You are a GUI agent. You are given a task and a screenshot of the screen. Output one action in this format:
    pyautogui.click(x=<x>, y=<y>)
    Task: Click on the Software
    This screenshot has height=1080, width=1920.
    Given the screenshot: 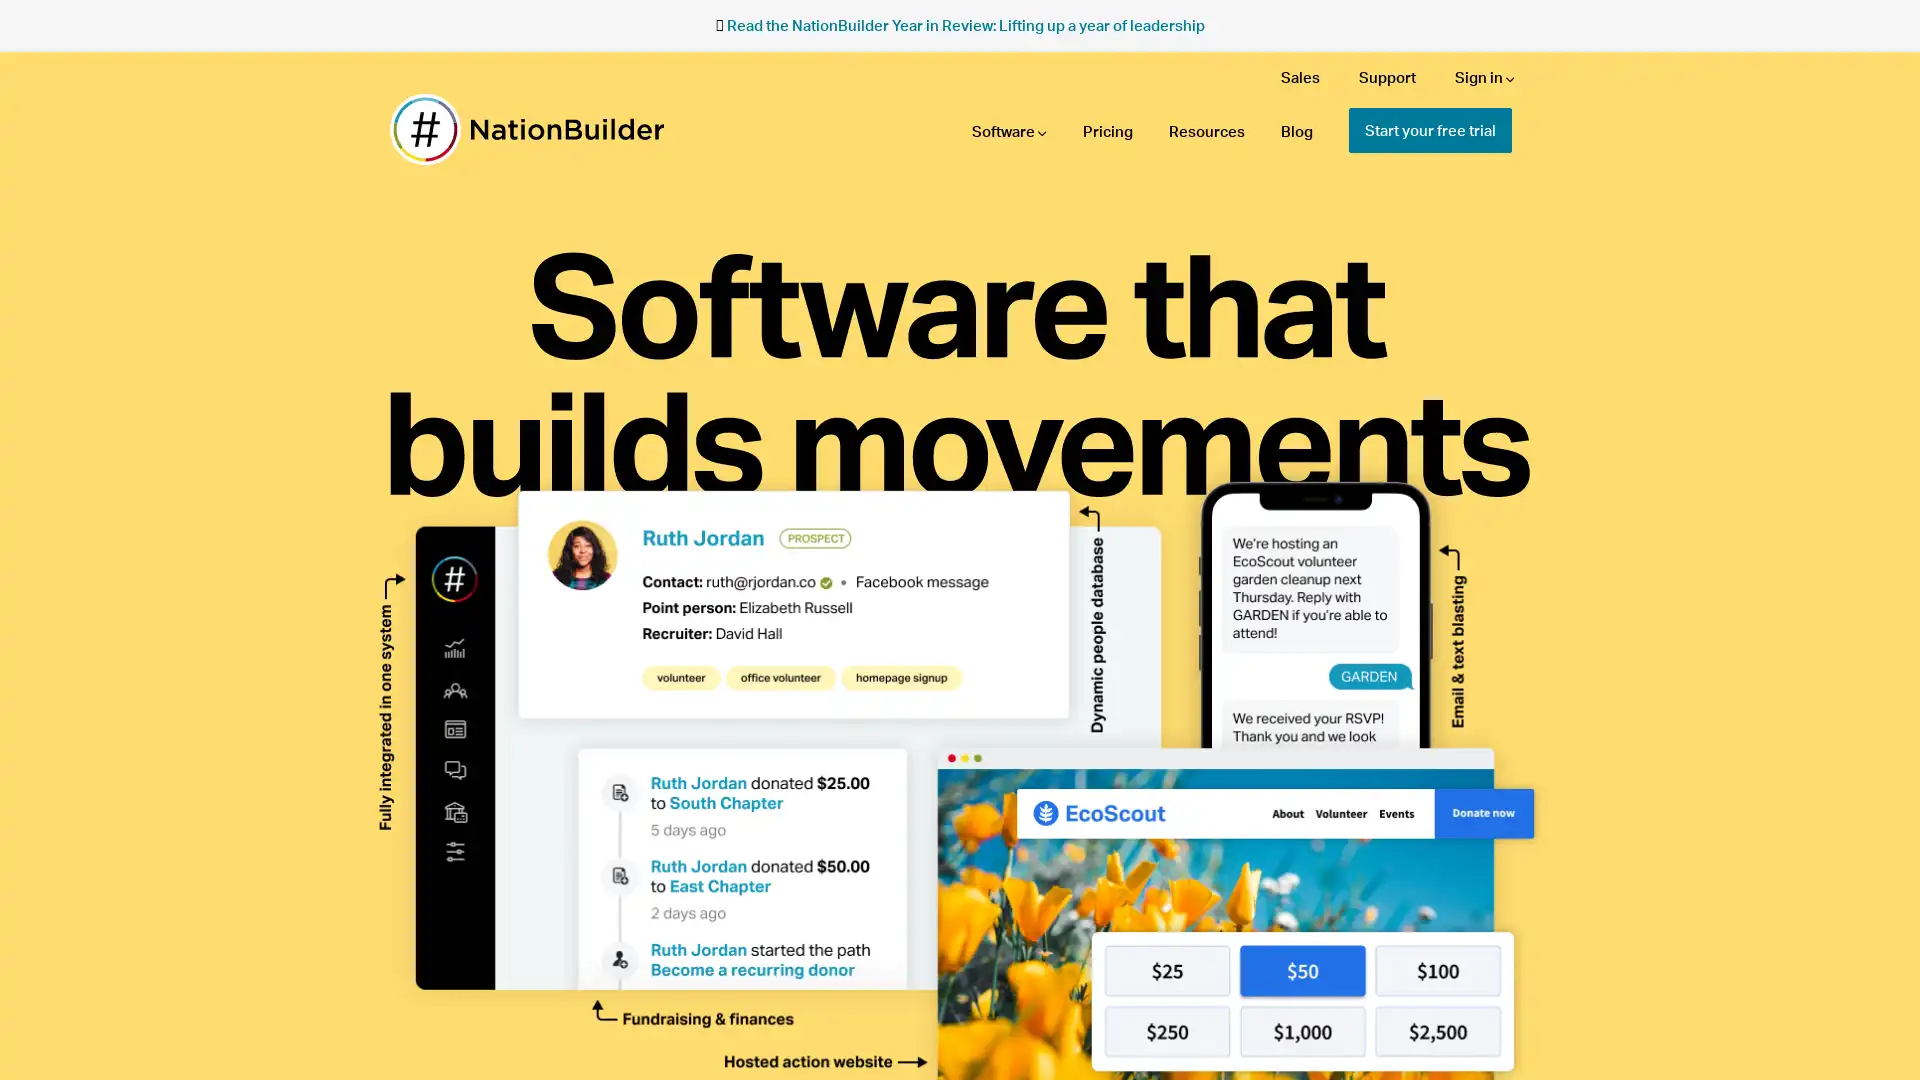 What is the action you would take?
    pyautogui.click(x=1009, y=131)
    